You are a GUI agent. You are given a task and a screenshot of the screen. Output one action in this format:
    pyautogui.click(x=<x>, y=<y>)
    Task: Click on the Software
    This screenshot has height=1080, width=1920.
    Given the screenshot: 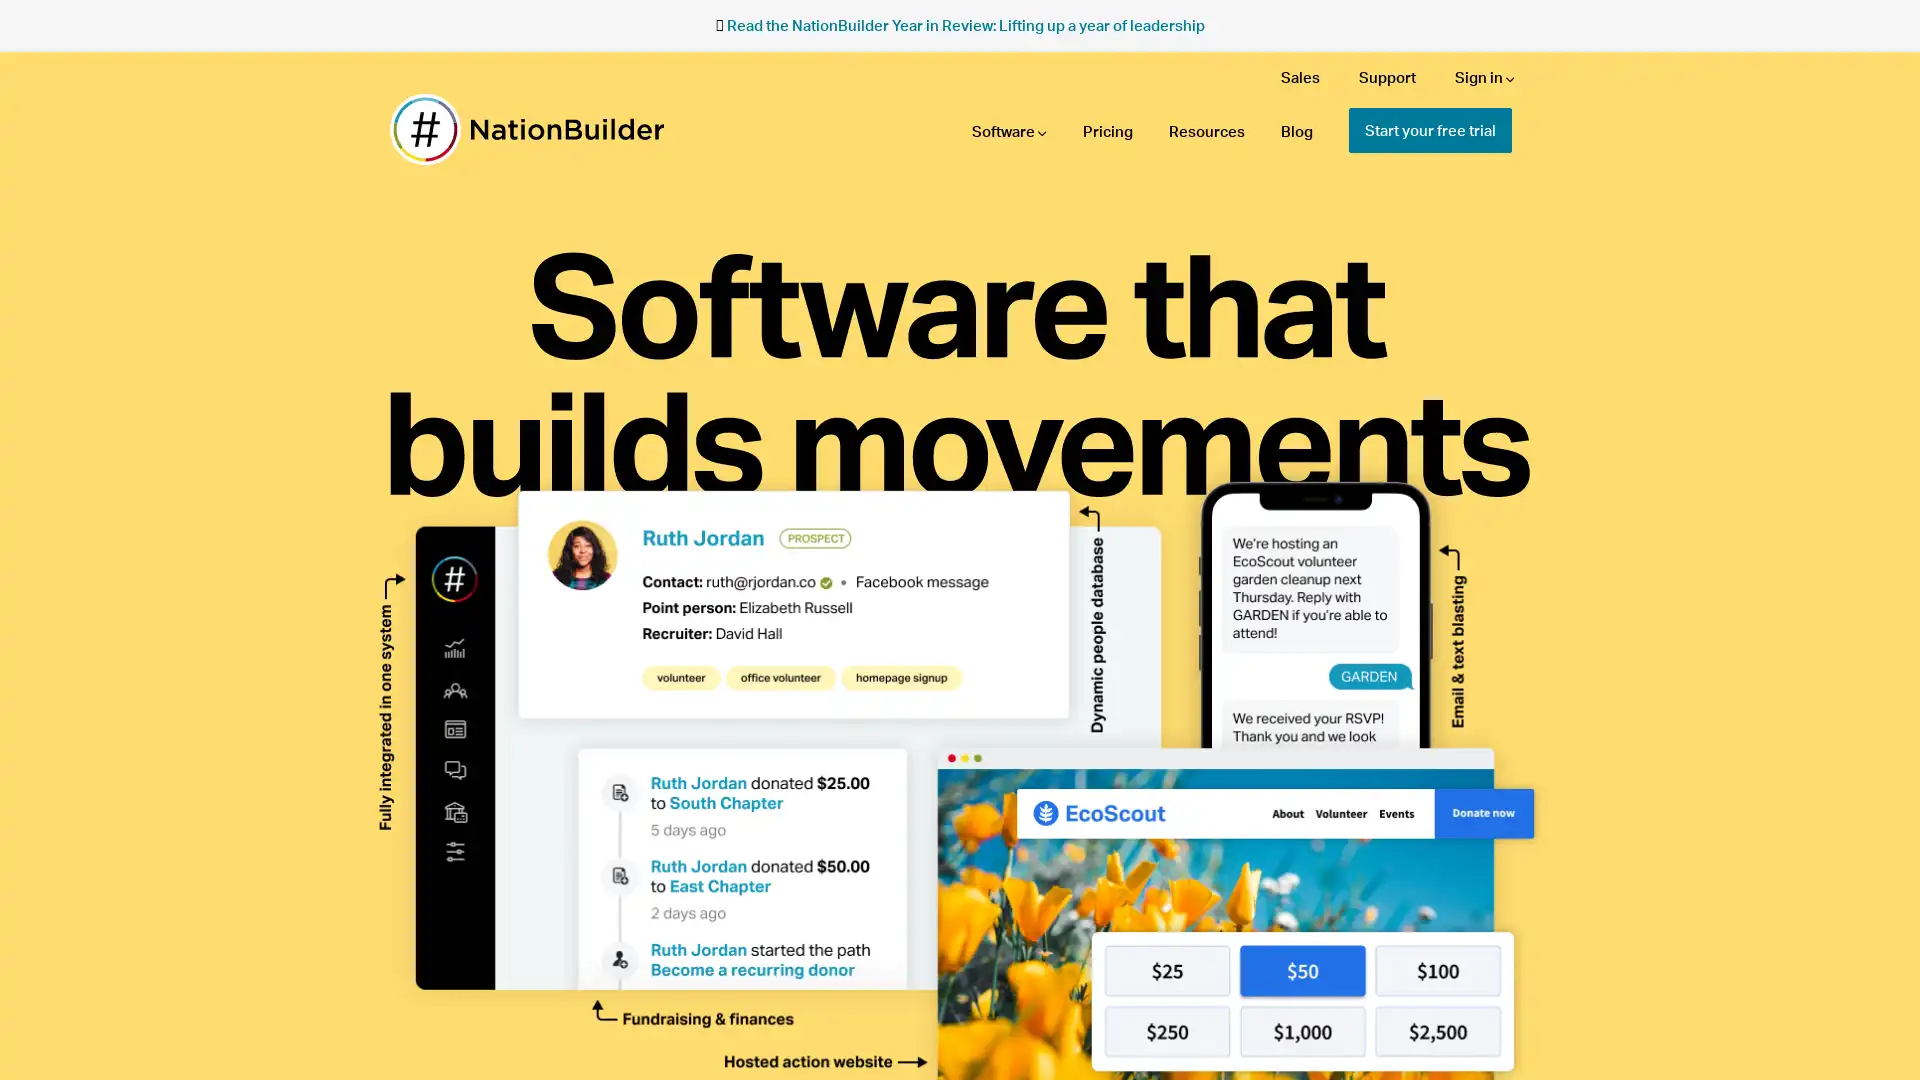 What is the action you would take?
    pyautogui.click(x=1009, y=131)
    